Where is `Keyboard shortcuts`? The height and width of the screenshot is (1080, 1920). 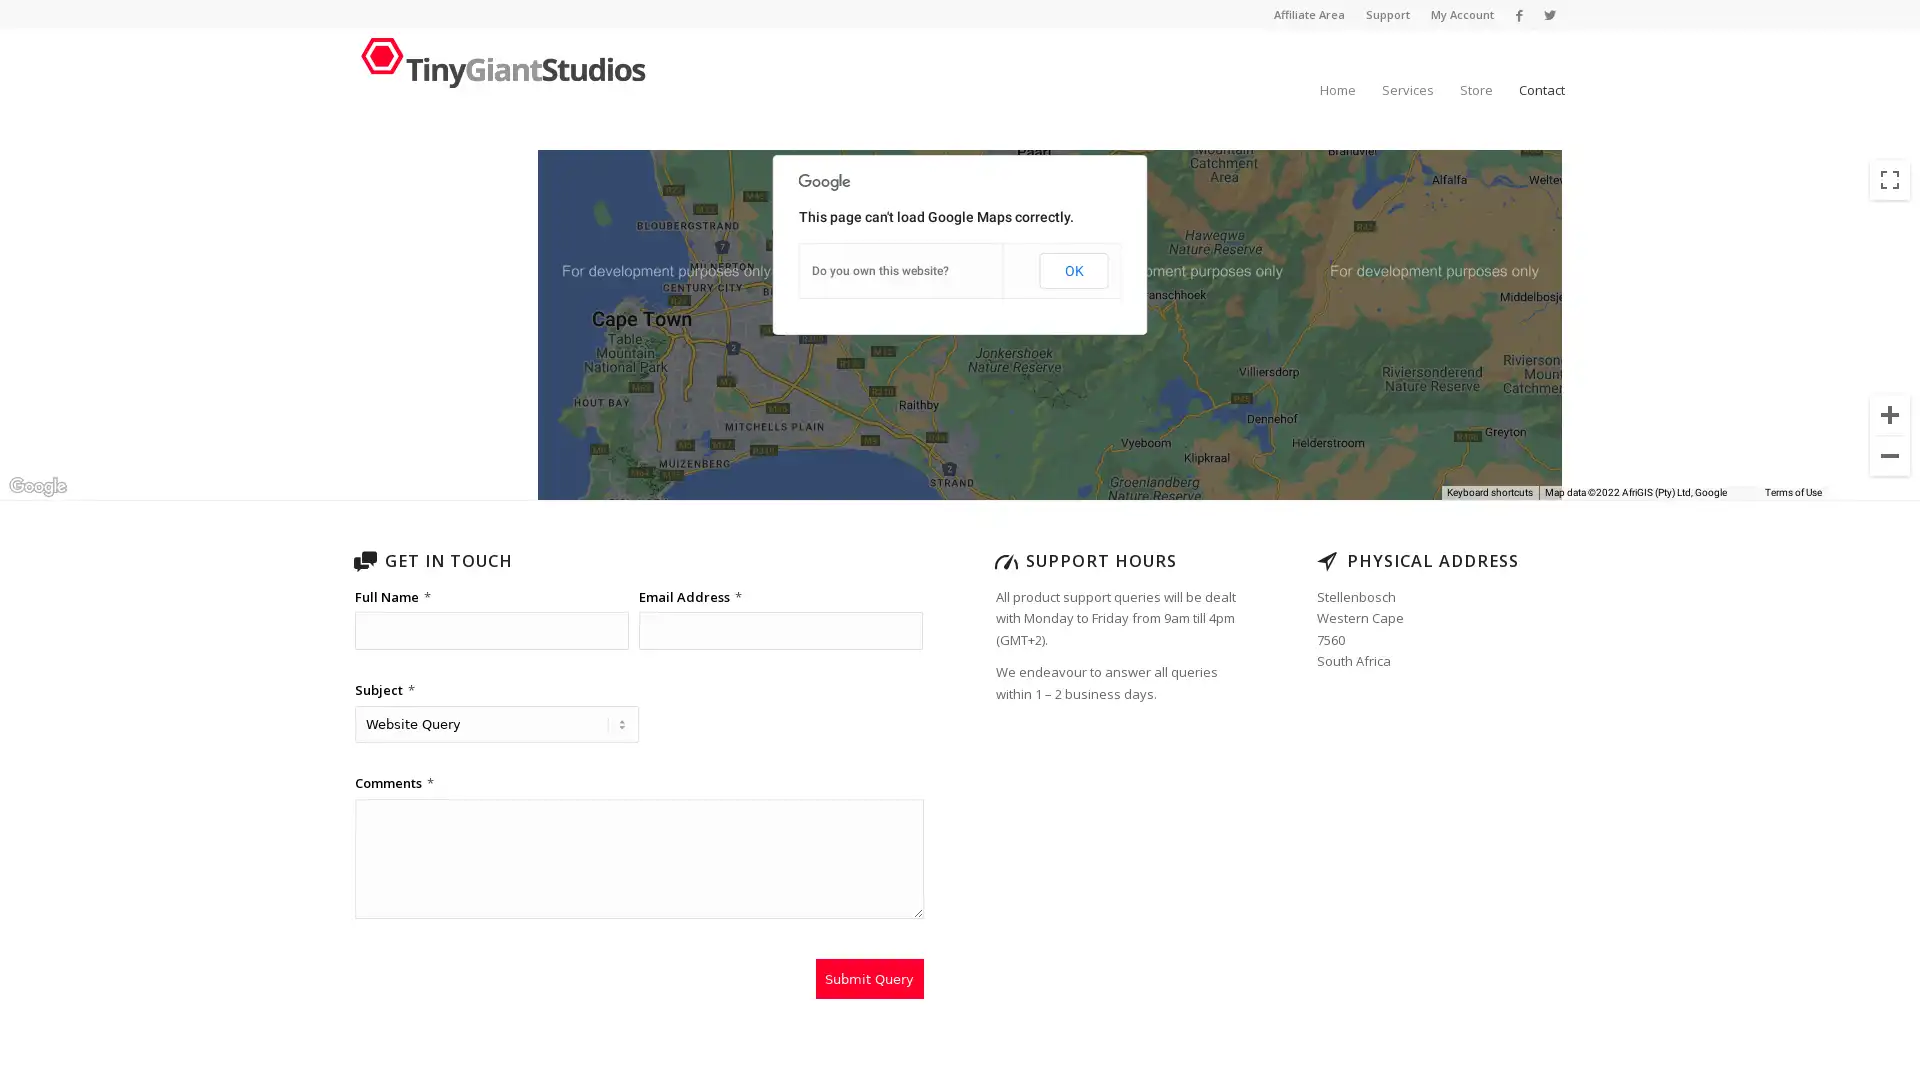 Keyboard shortcuts is located at coordinates (1608, 493).